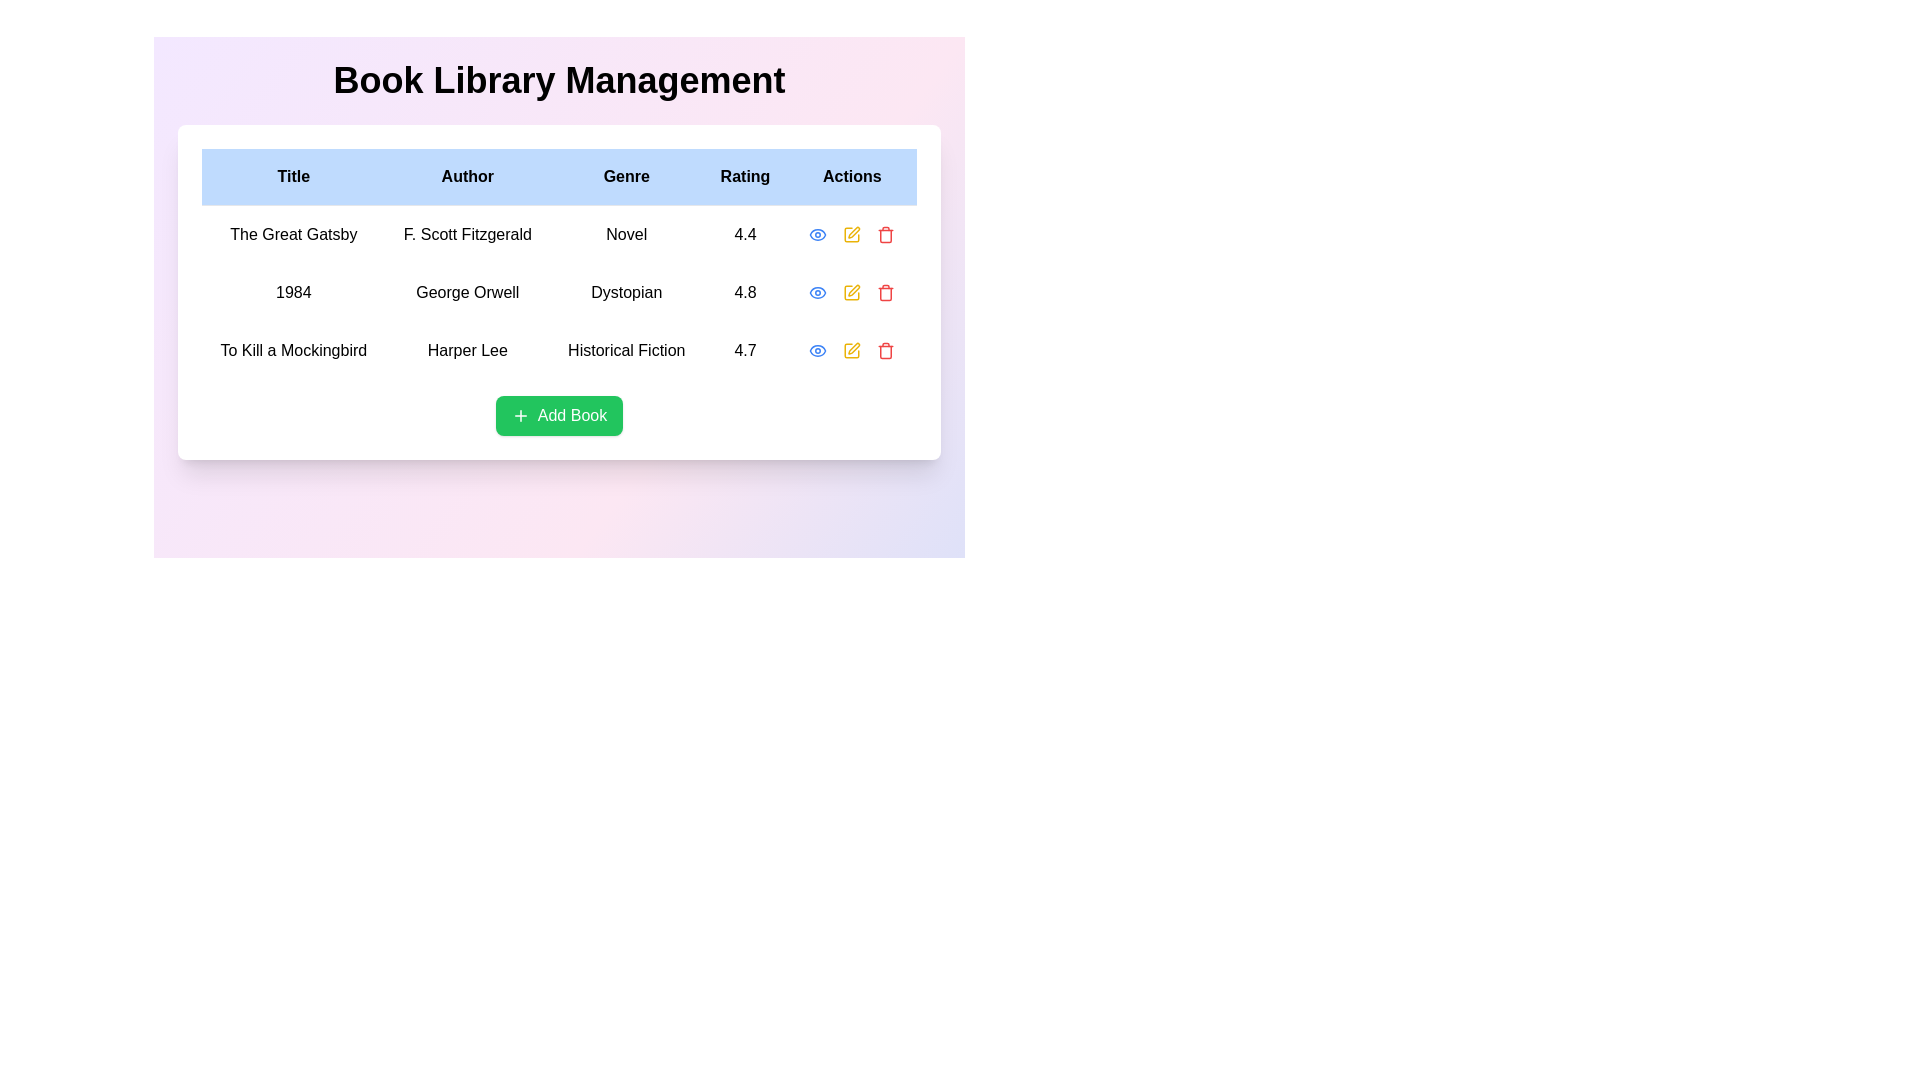  Describe the element at coordinates (466, 293) in the screenshot. I see `the text label displaying the author's name 'George Orwell', which is located in the second cell under the 'Author' column in the second row of the table, surrounded by '1984' on the left and 'Dystopian' on the right` at that location.